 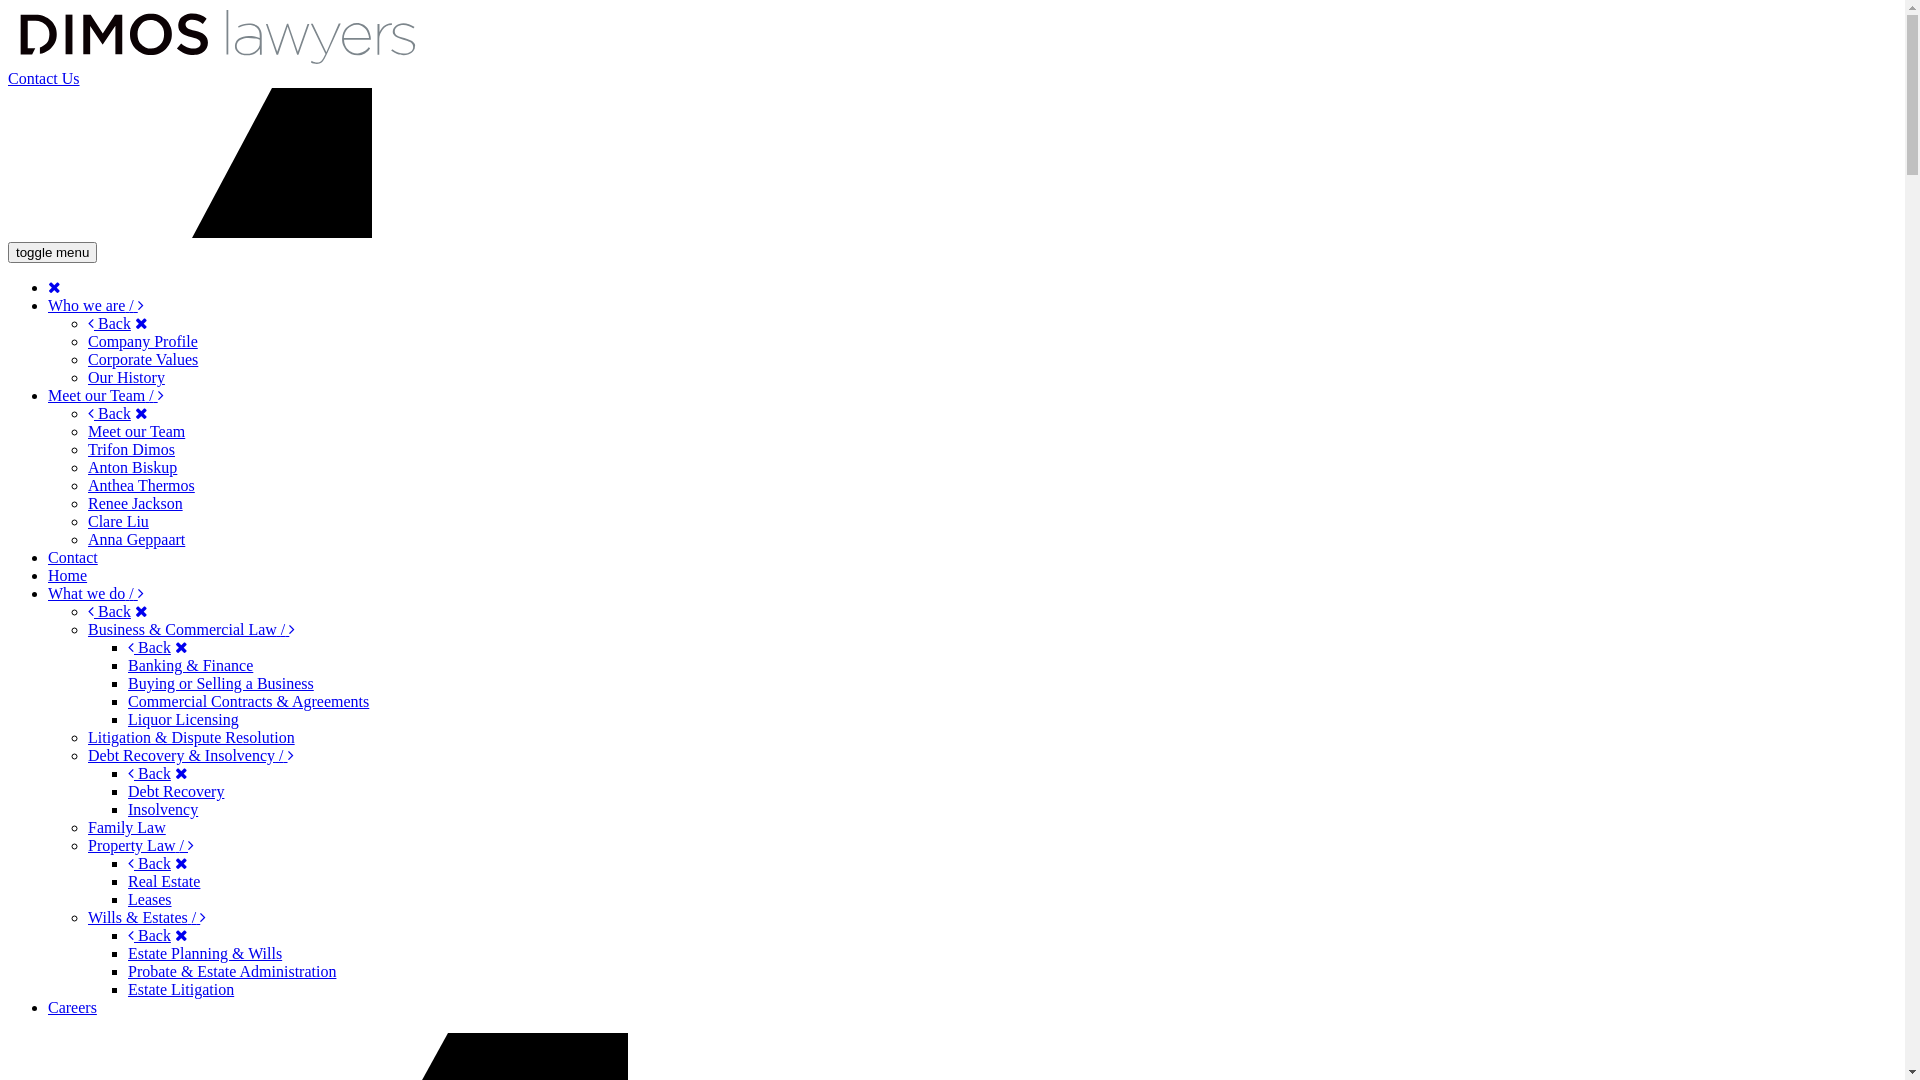 I want to click on 'Who we are /', so click(x=95, y=305).